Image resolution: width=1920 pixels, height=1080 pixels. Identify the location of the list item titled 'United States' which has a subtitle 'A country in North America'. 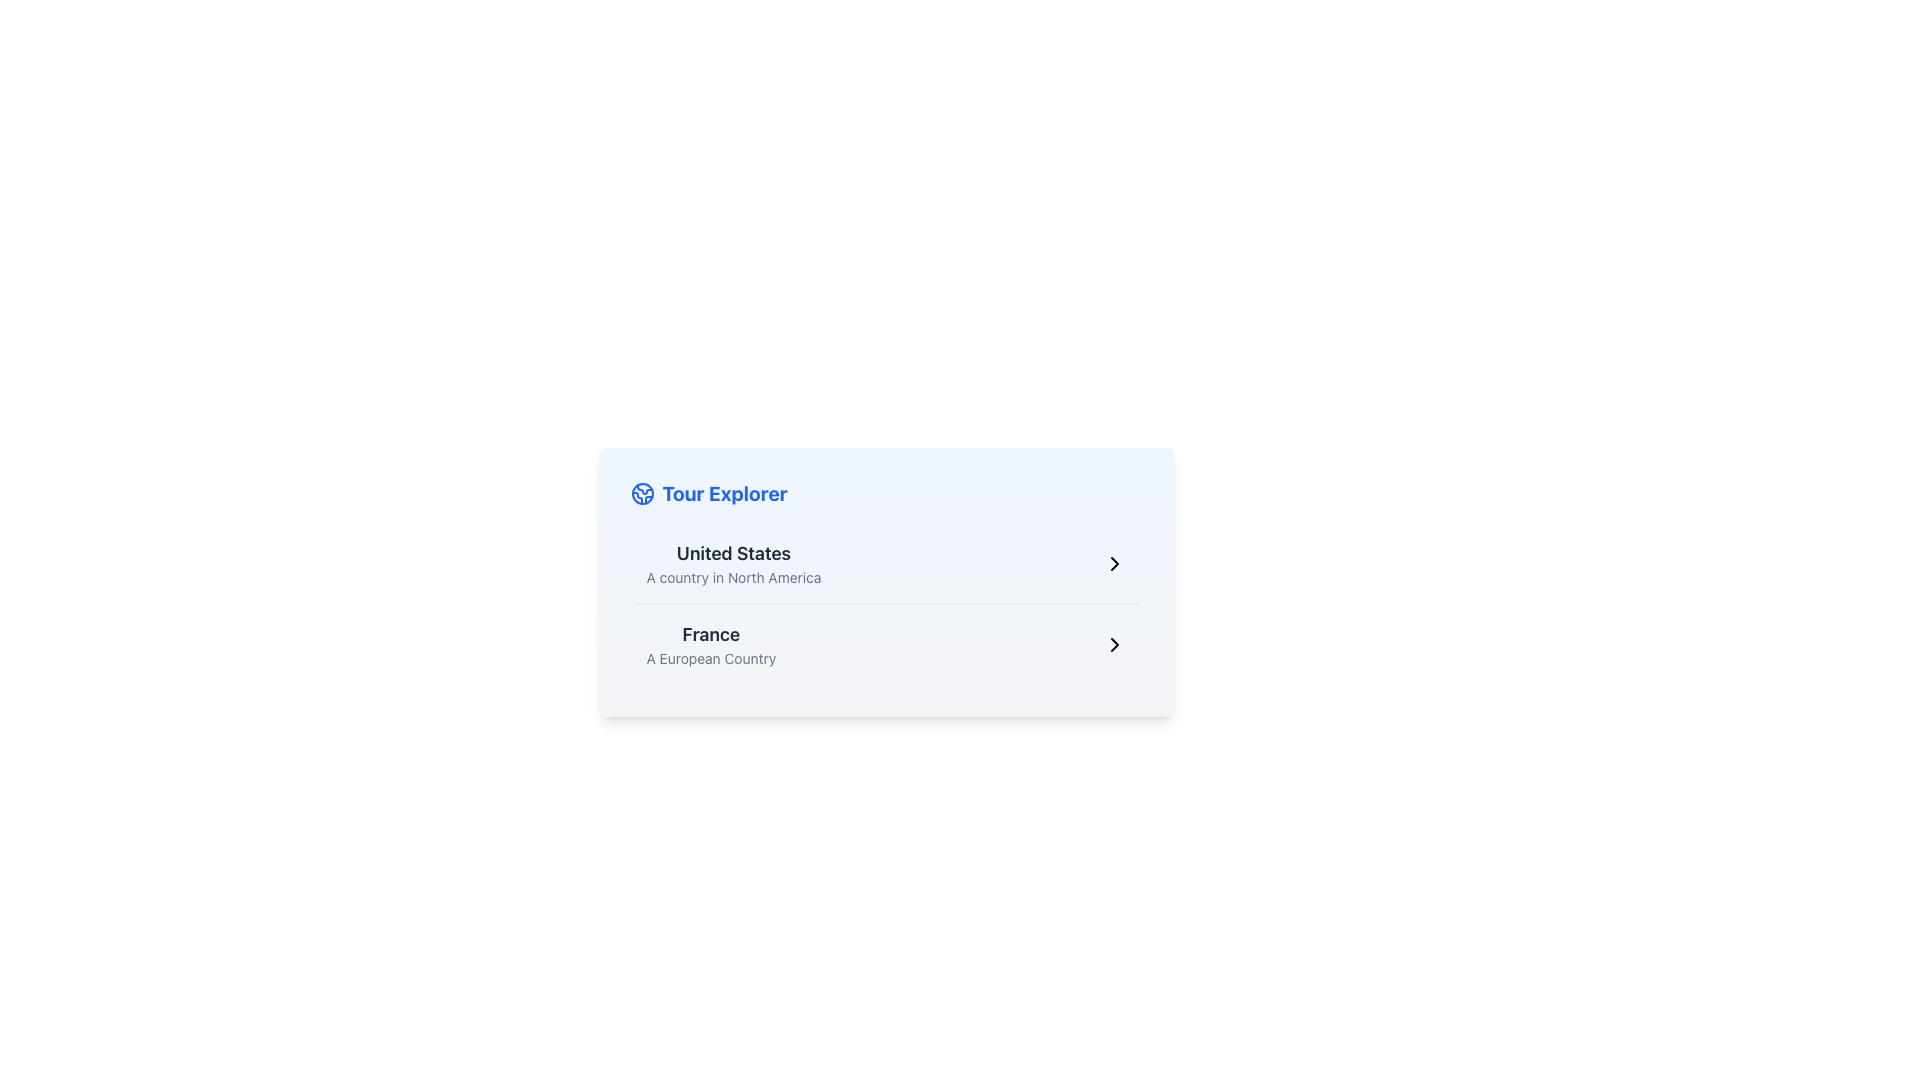
(885, 563).